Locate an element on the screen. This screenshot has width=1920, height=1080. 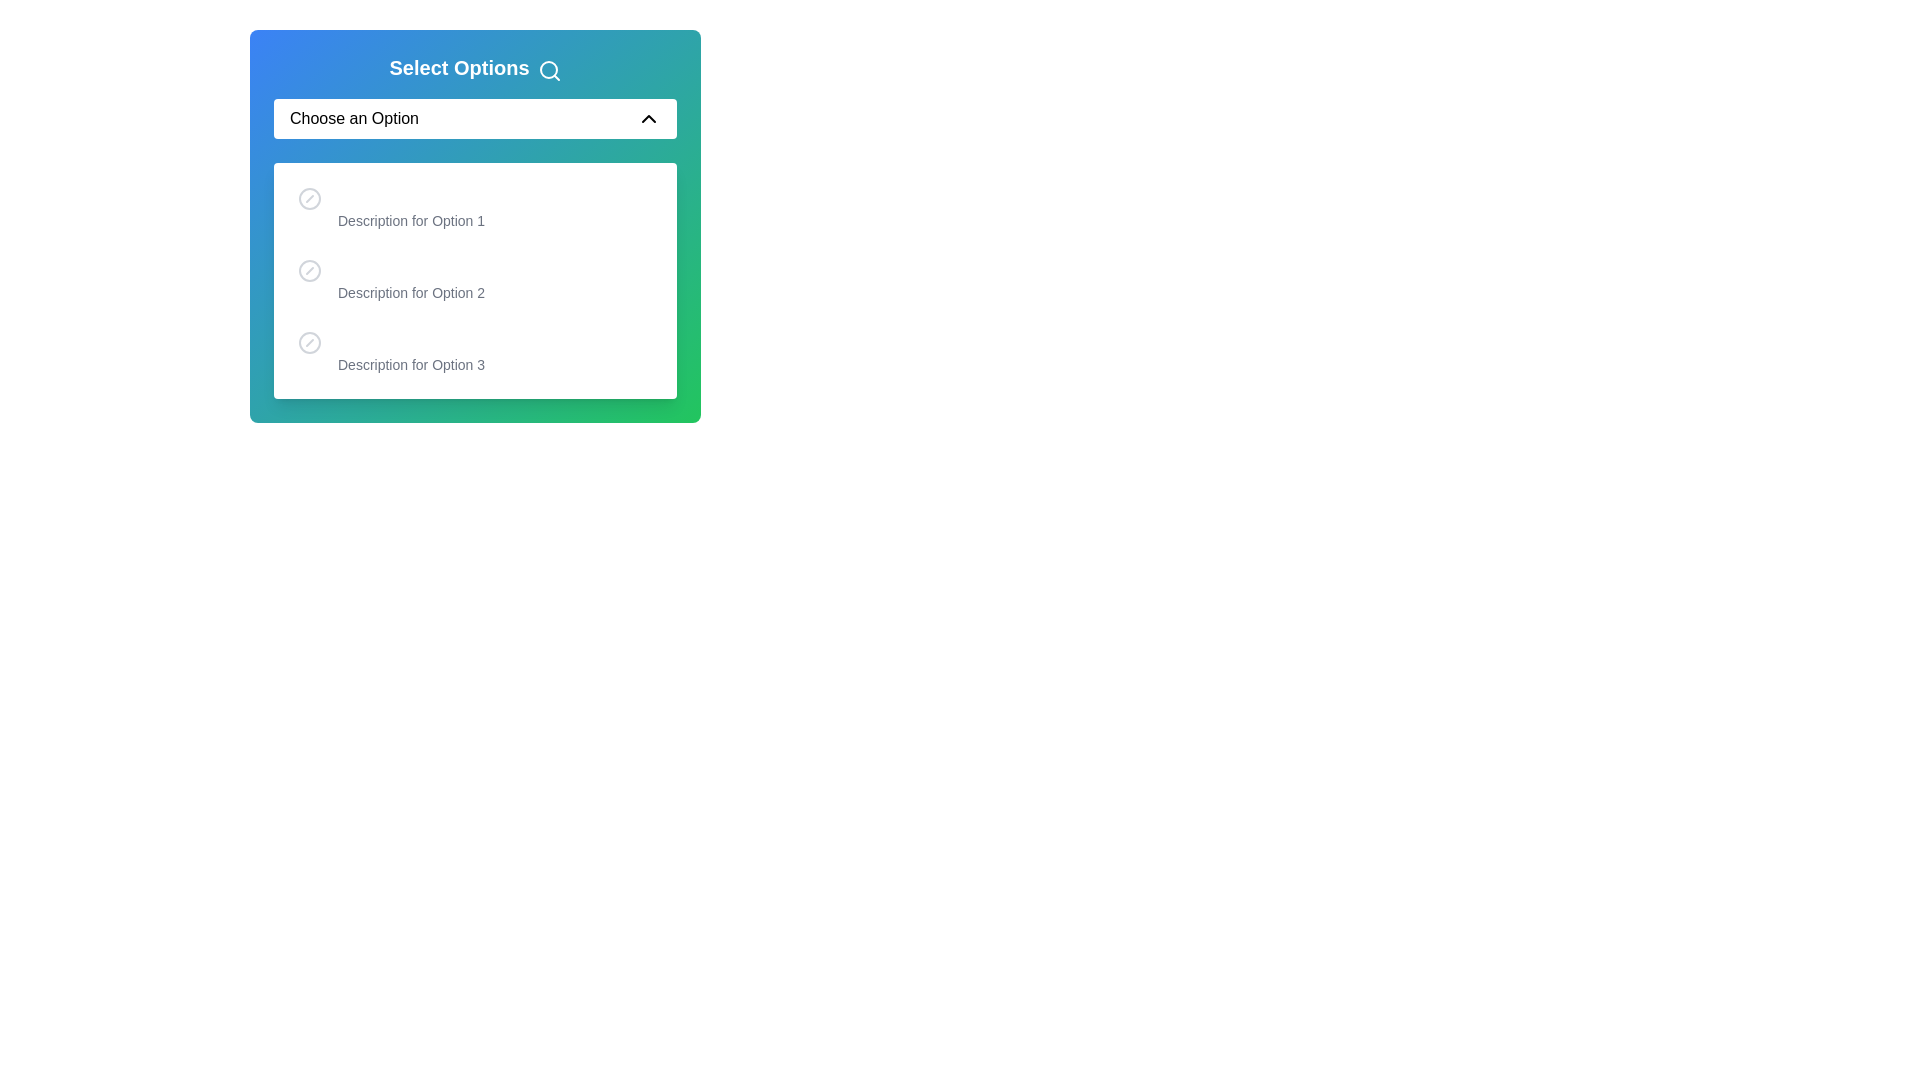
the search icon located in the top header area, positioned to the right of the 'Select Options' title and above the dropdown menu is located at coordinates (548, 68).